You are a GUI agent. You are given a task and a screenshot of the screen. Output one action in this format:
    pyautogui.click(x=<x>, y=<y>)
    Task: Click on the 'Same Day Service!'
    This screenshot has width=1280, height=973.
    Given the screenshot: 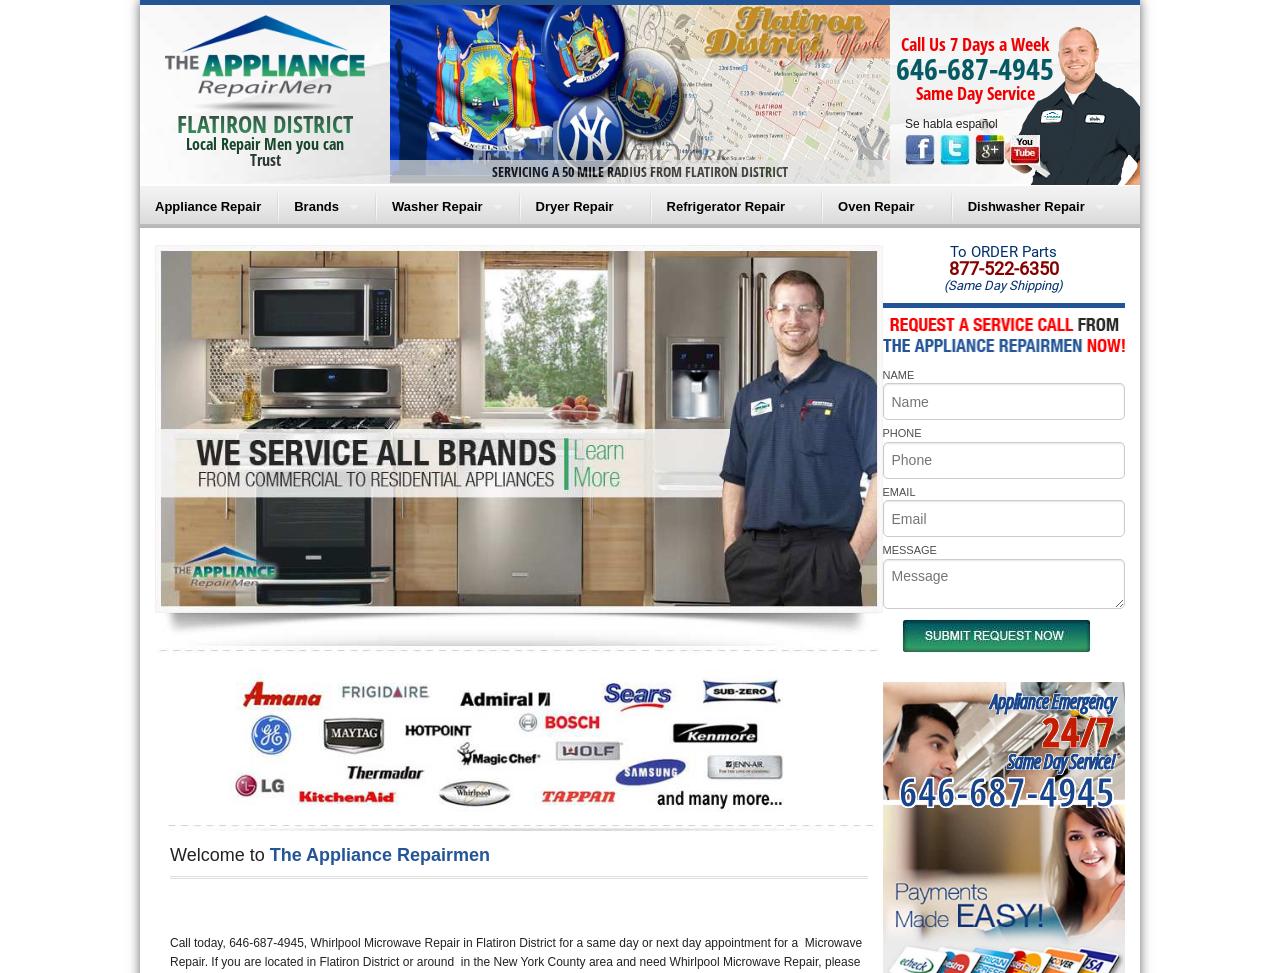 What is the action you would take?
    pyautogui.click(x=1059, y=760)
    